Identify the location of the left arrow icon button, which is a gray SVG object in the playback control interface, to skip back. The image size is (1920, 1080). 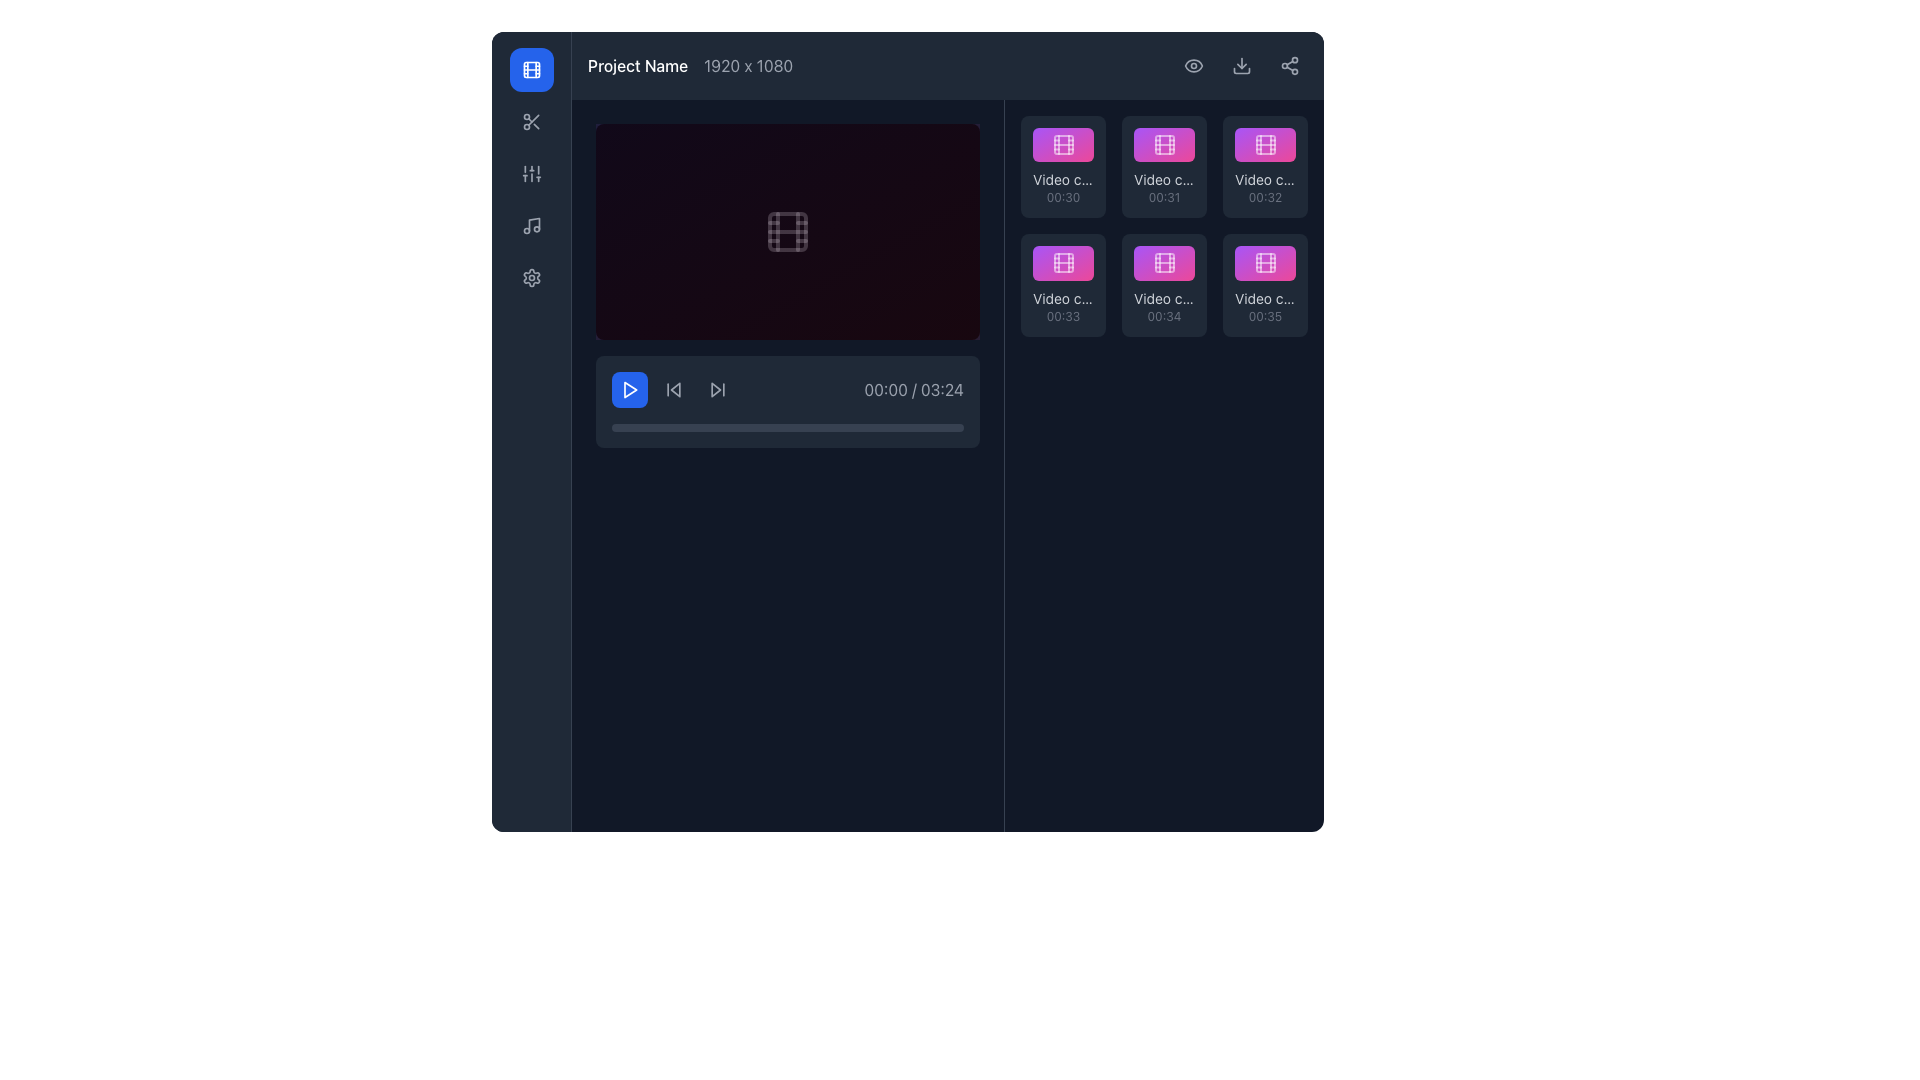
(673, 389).